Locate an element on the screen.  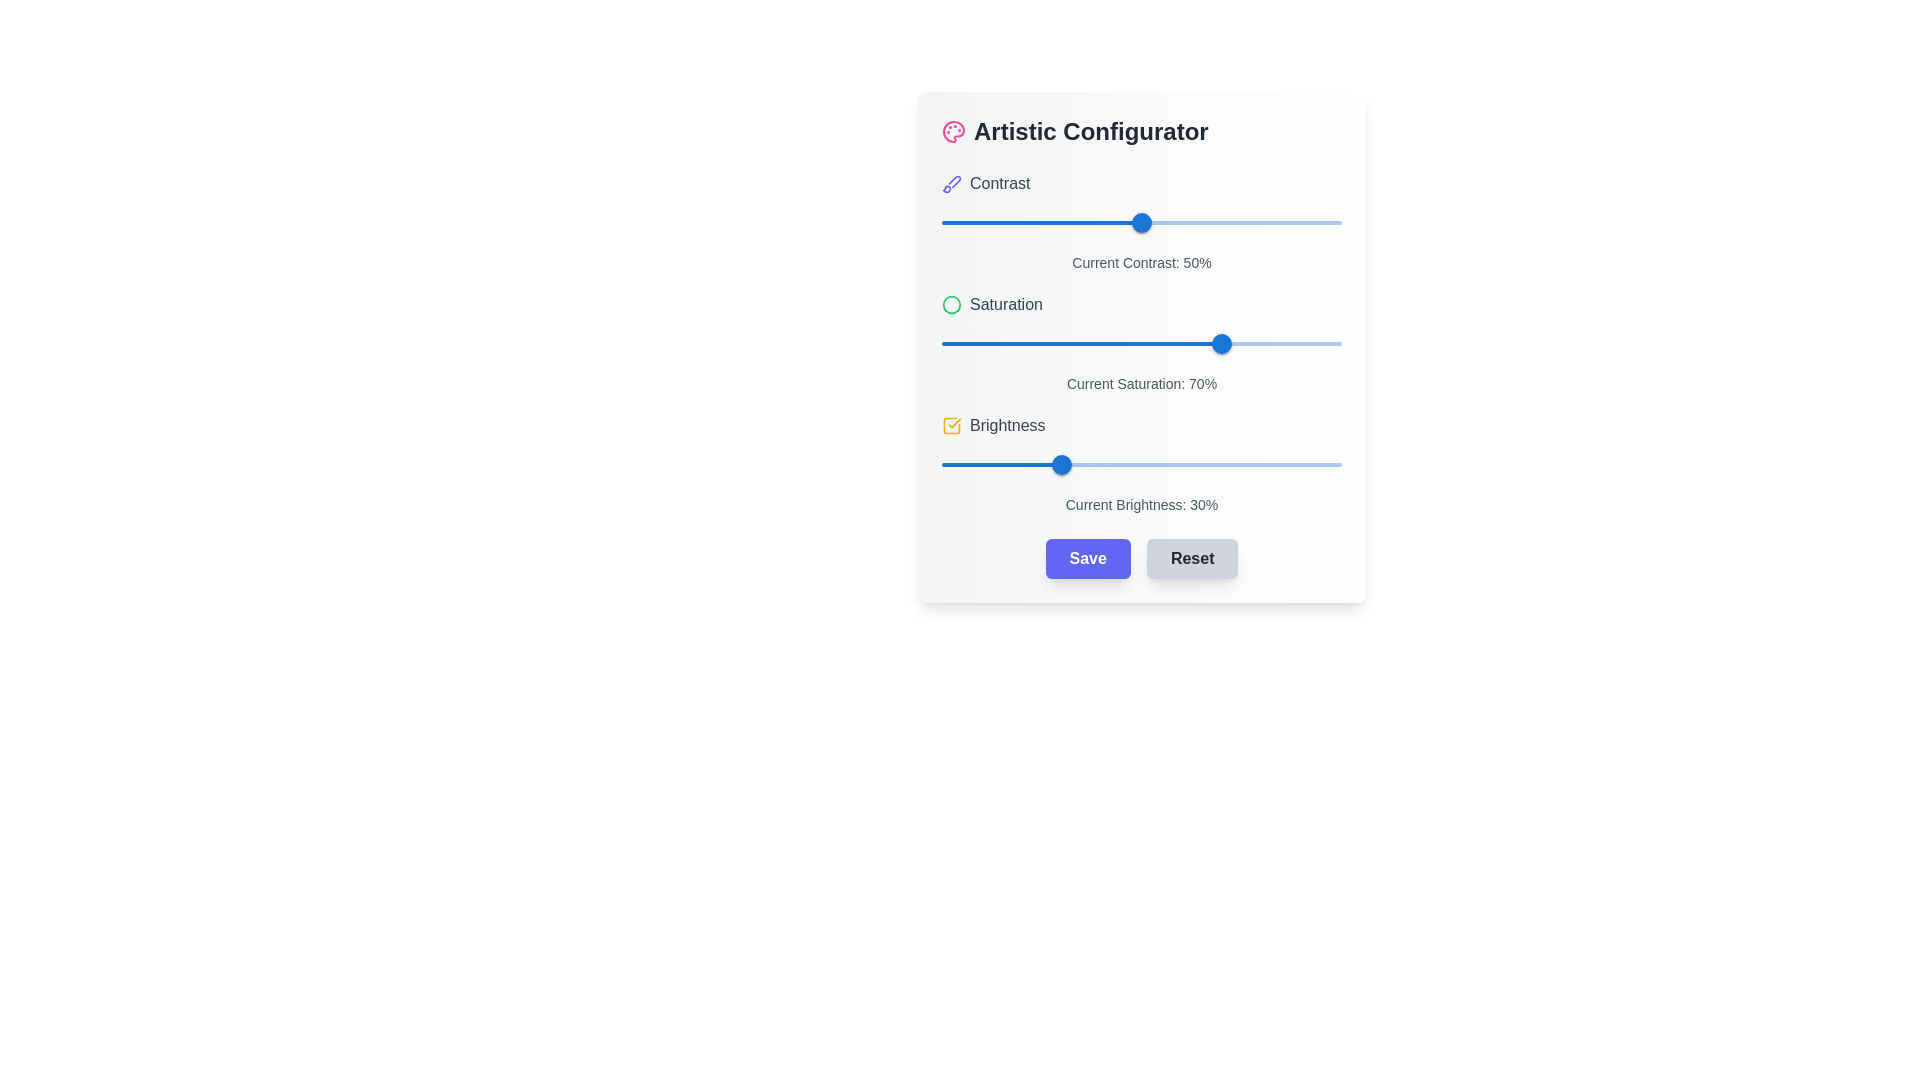
the brightness level is located at coordinates (1310, 465).